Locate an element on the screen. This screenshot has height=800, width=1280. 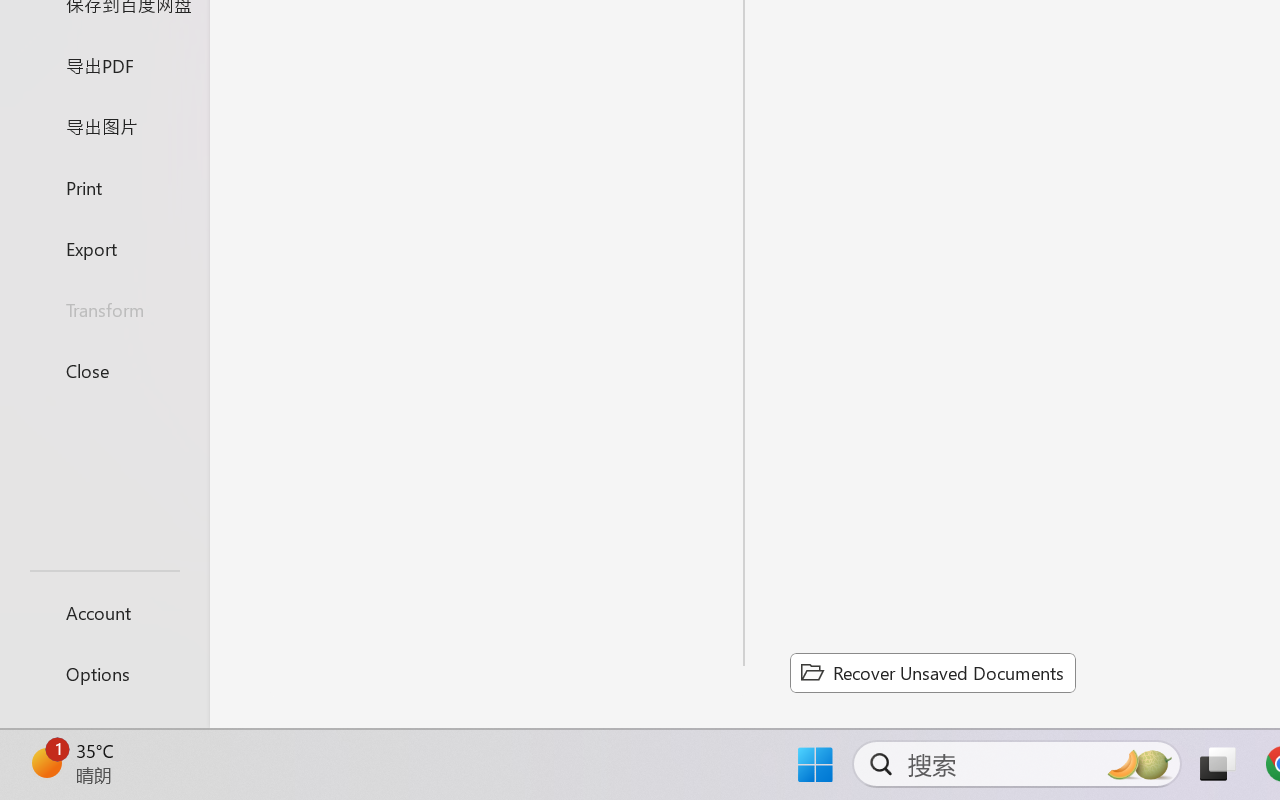
'Recover Unsaved Documents' is located at coordinates (932, 672).